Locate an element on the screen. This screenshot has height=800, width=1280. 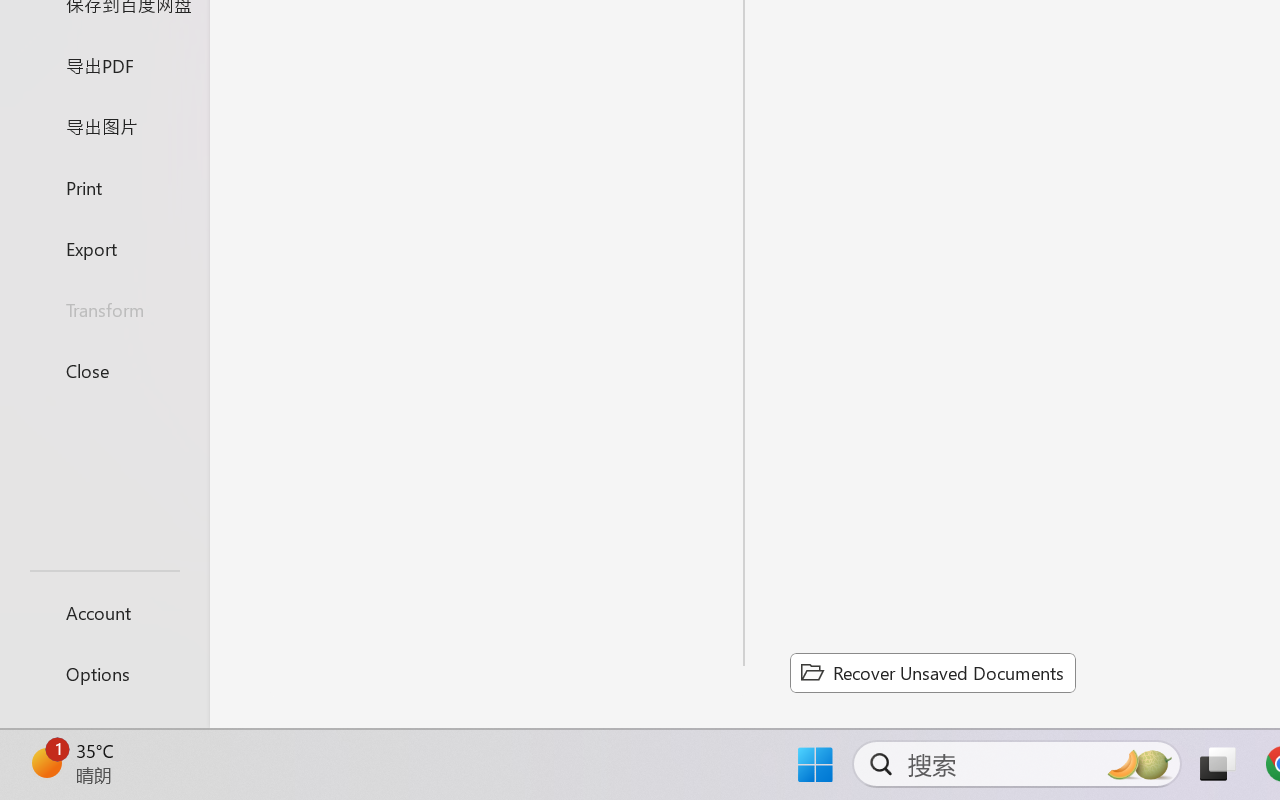
'Recover Unsaved Documents' is located at coordinates (932, 672).